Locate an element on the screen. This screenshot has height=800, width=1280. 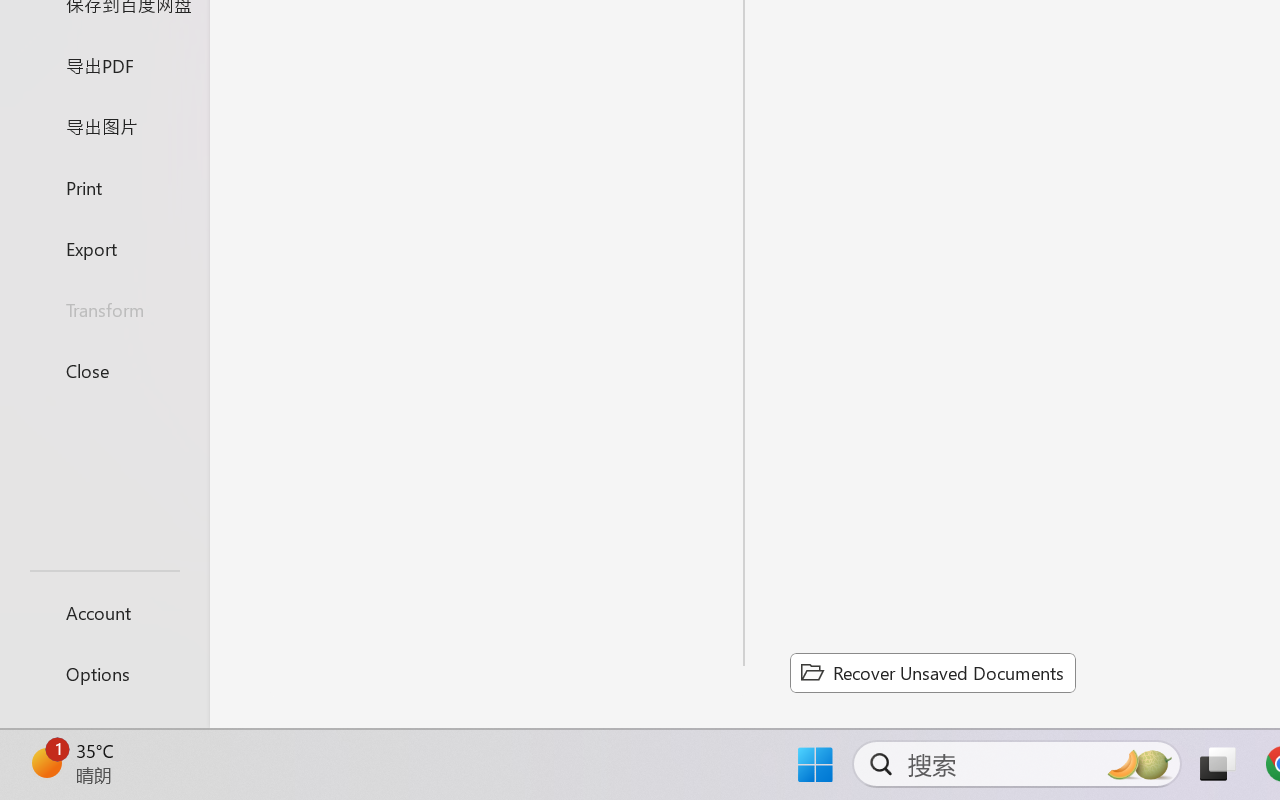
'Recover Unsaved Documents' is located at coordinates (932, 672).